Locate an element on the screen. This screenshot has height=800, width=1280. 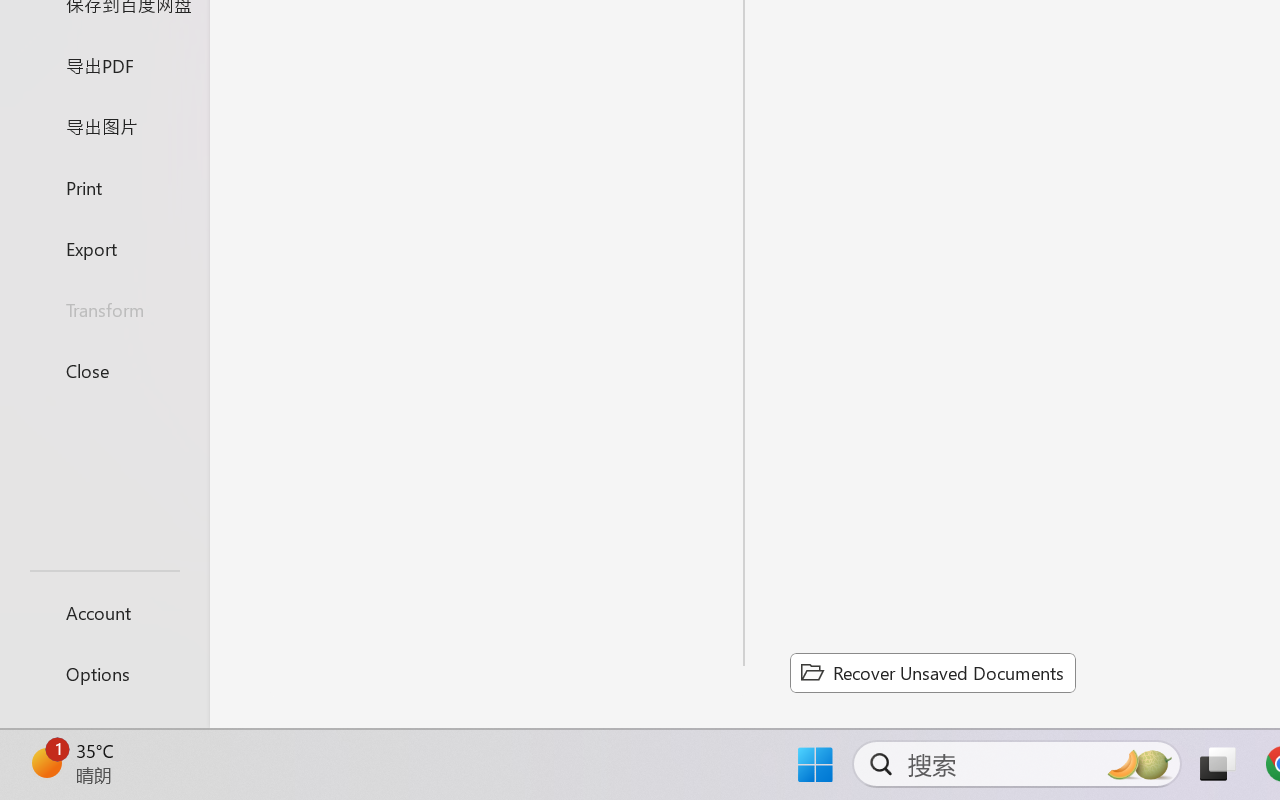
'Recover Unsaved Documents' is located at coordinates (932, 672).